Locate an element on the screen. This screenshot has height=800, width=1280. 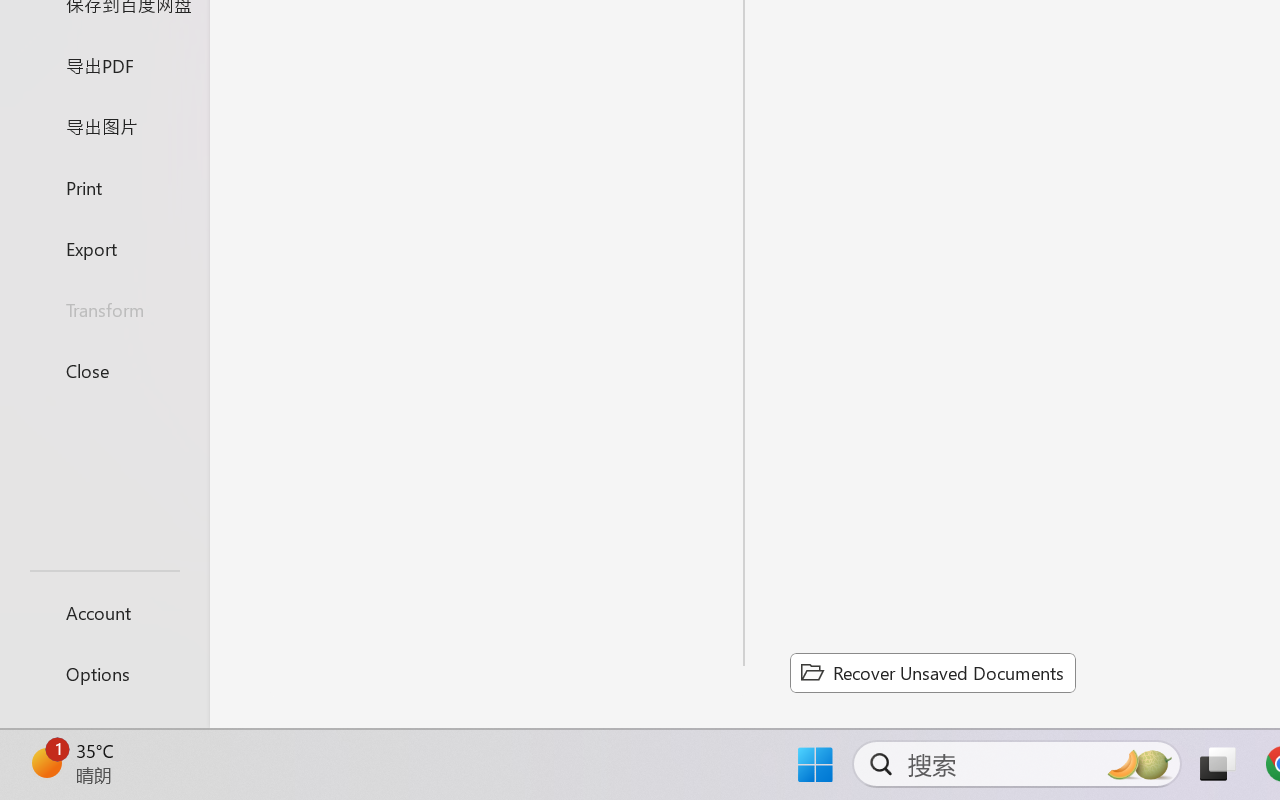
'Recover Unsaved Documents' is located at coordinates (932, 672).